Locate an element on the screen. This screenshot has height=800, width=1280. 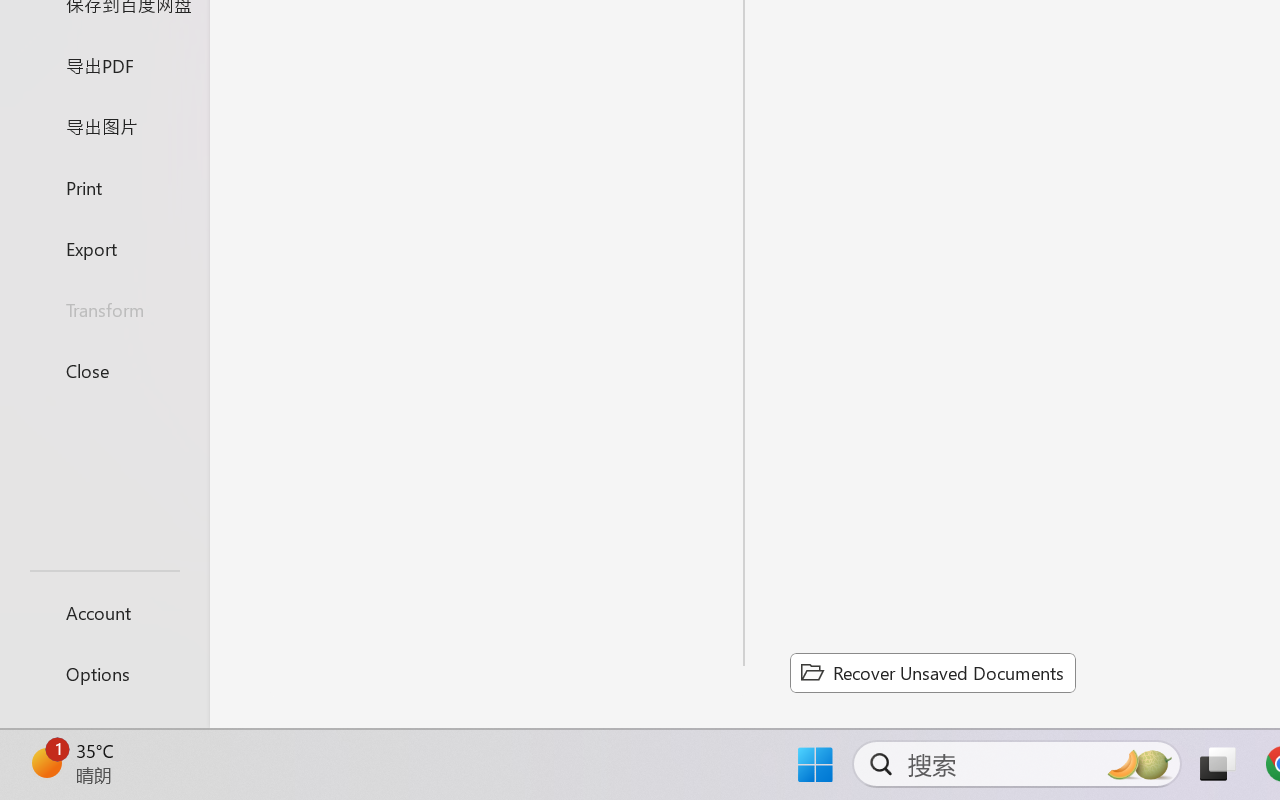
'Recover Unsaved Documents' is located at coordinates (932, 672).